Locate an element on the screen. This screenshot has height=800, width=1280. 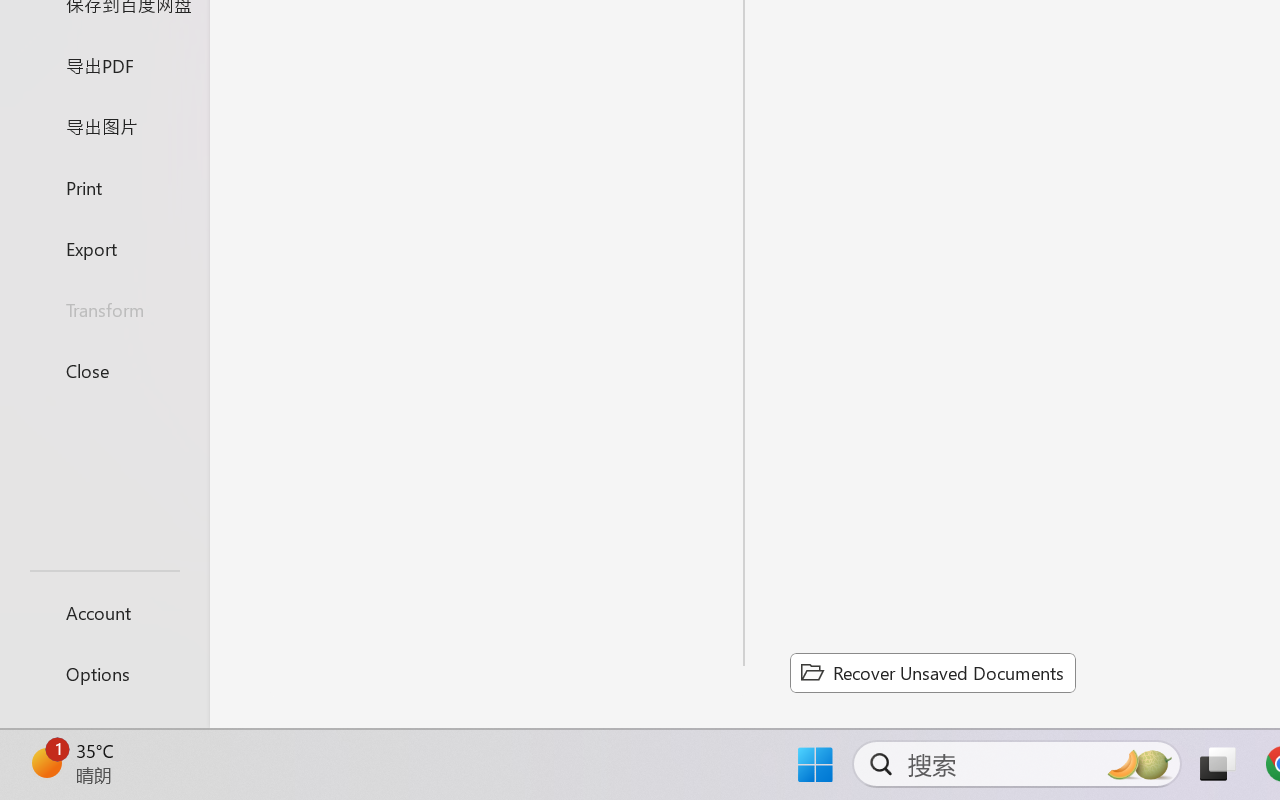
'Recover Unsaved Documents' is located at coordinates (932, 672).